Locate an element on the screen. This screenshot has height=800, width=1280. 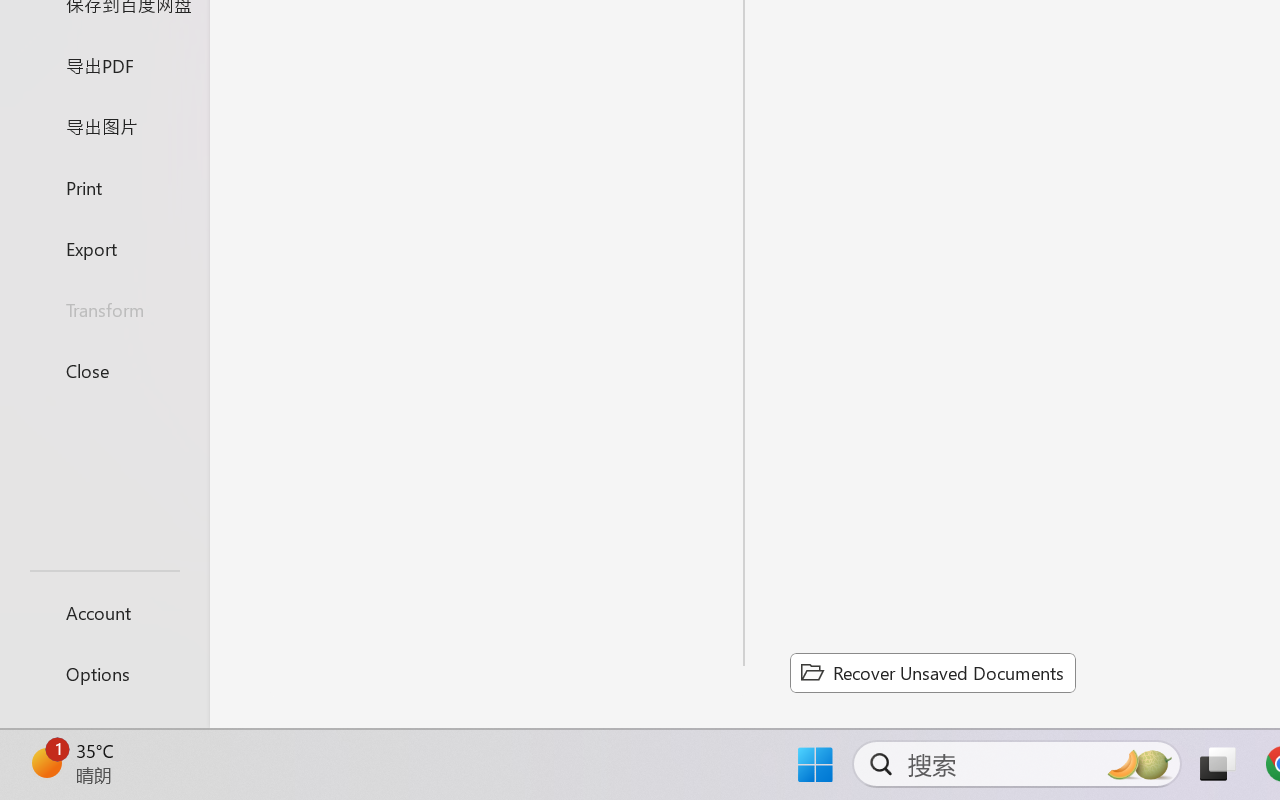
'Recover Unsaved Documents' is located at coordinates (932, 672).